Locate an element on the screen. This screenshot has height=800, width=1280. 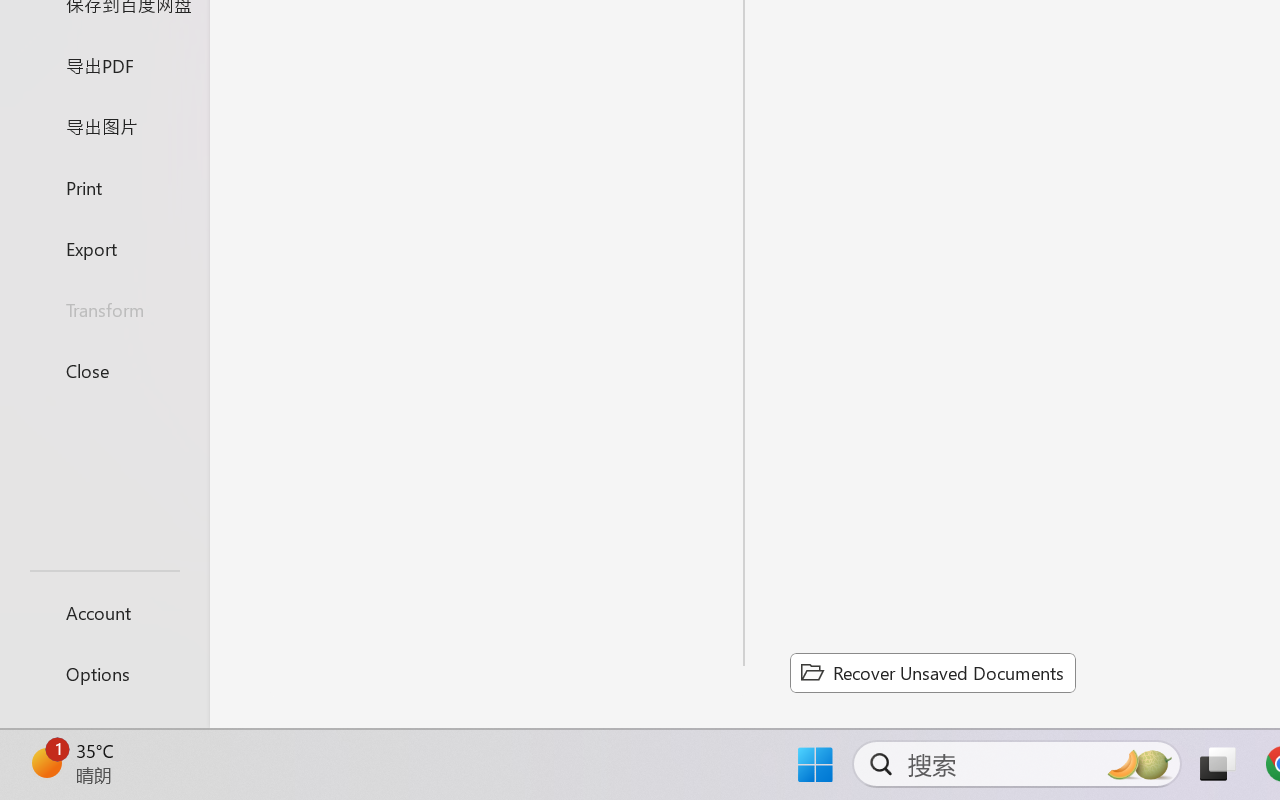
'Recover Unsaved Documents' is located at coordinates (932, 672).